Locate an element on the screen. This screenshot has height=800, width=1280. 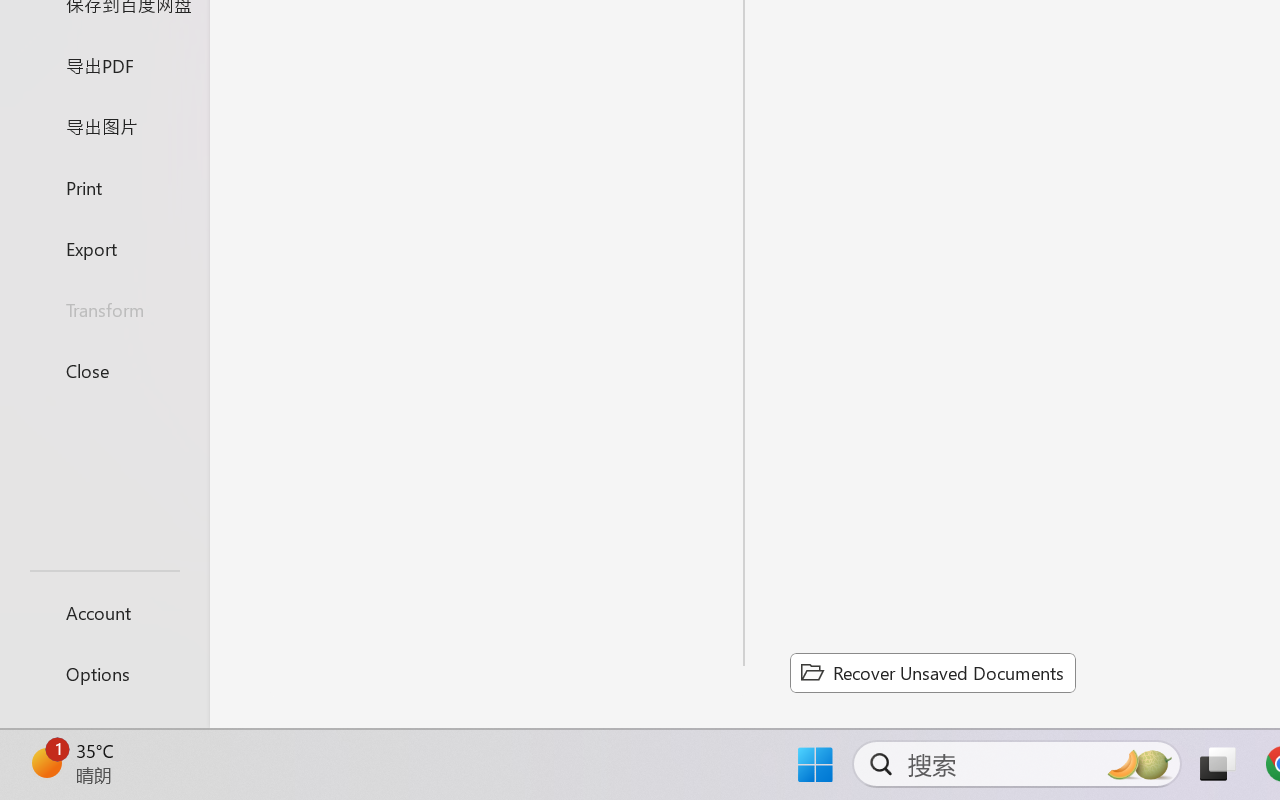
'Recover Unsaved Documents' is located at coordinates (932, 672).